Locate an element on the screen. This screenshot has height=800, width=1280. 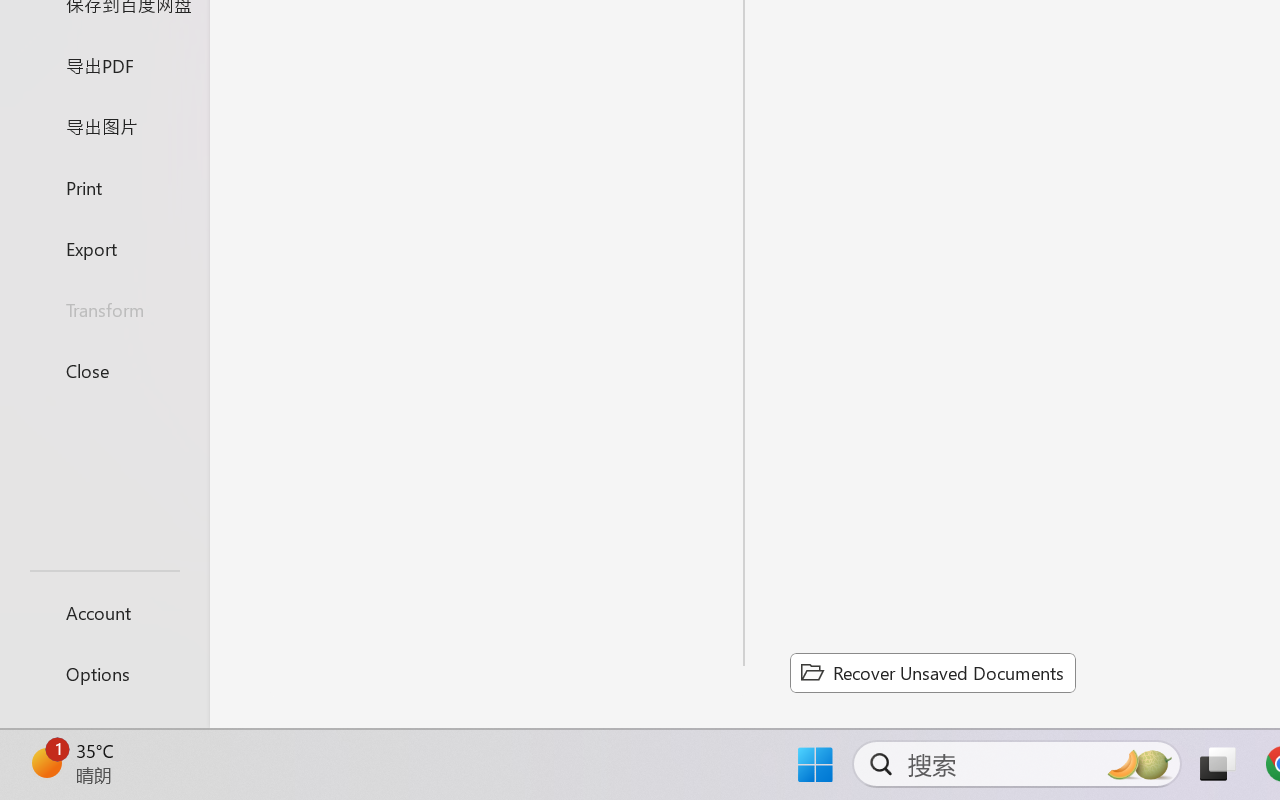
'Recover Unsaved Documents' is located at coordinates (932, 672).